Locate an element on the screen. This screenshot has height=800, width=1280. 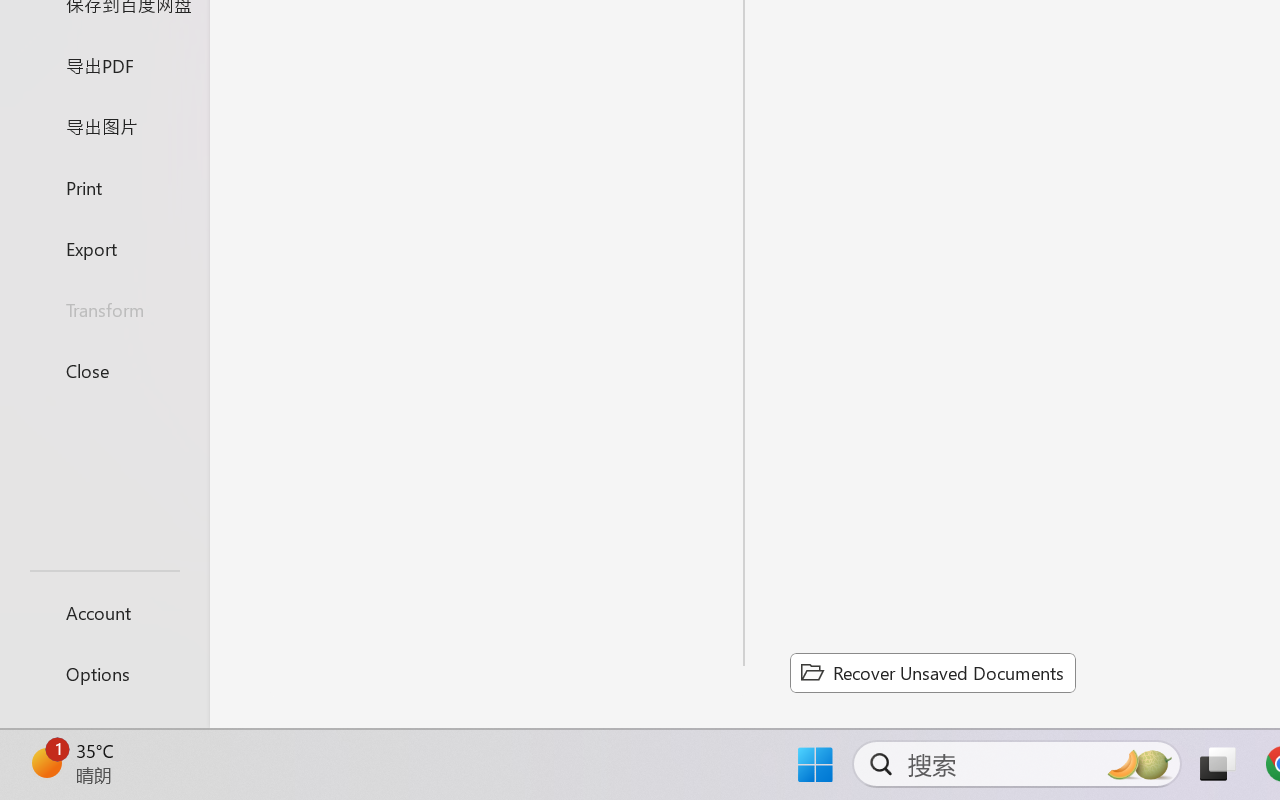
'Recover Unsaved Documents' is located at coordinates (932, 672).